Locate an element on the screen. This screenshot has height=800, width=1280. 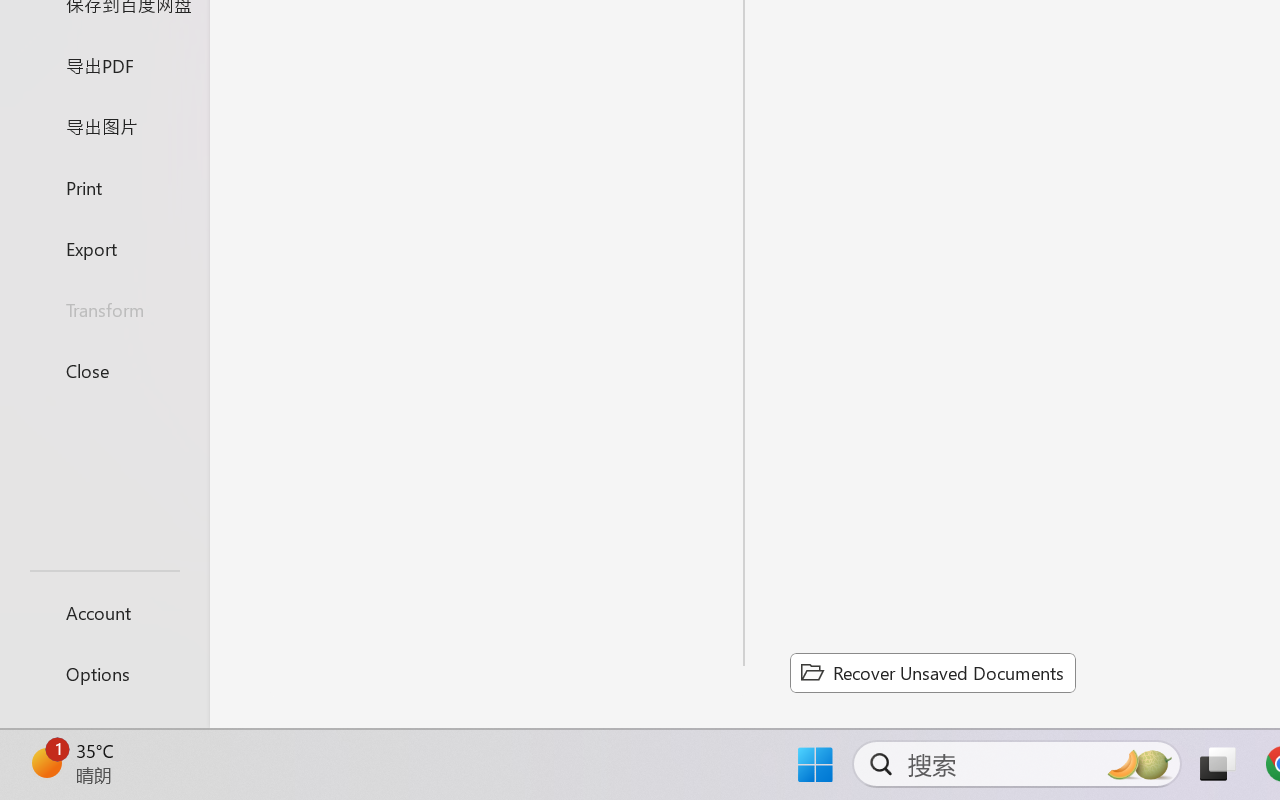
'Recover Unsaved Documents' is located at coordinates (932, 672).